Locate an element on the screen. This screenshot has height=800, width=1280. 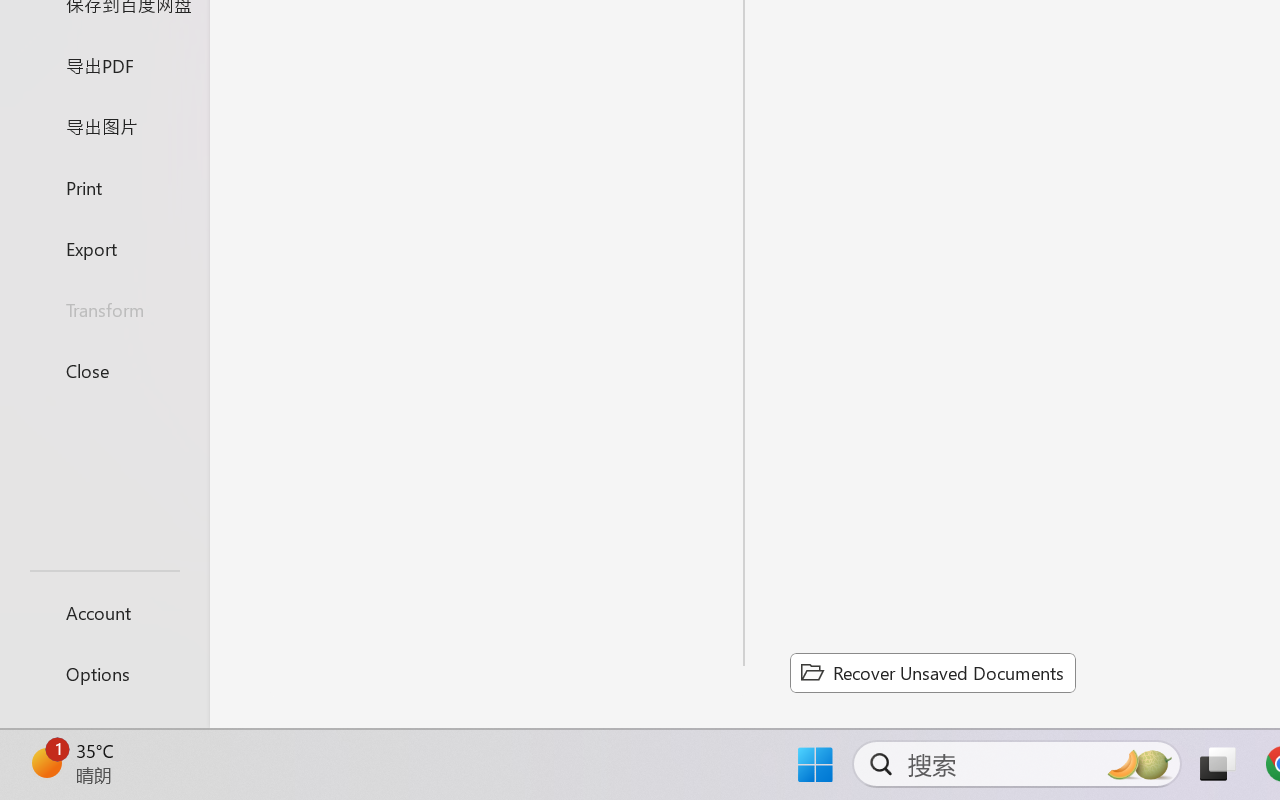
'Recover Unsaved Documents' is located at coordinates (932, 672).